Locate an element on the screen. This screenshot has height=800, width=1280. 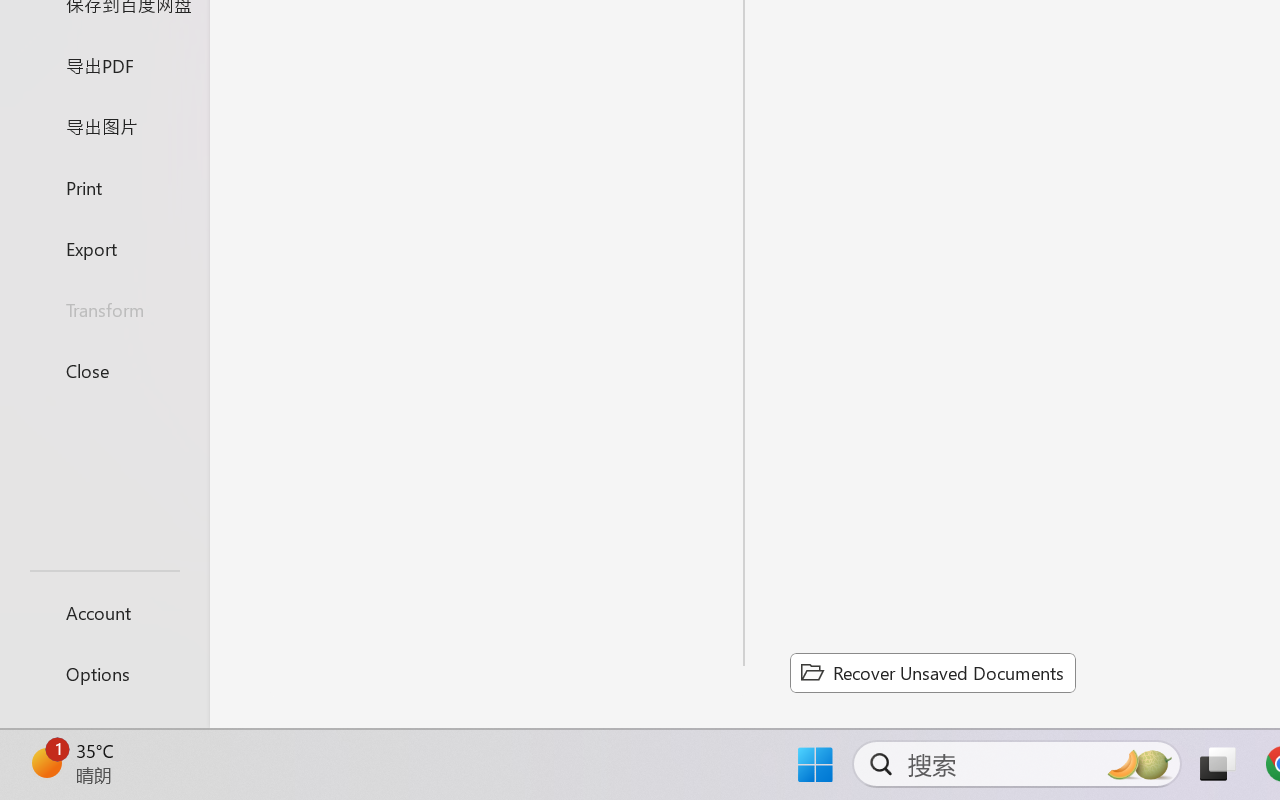
'Recover Unsaved Documents' is located at coordinates (932, 672).